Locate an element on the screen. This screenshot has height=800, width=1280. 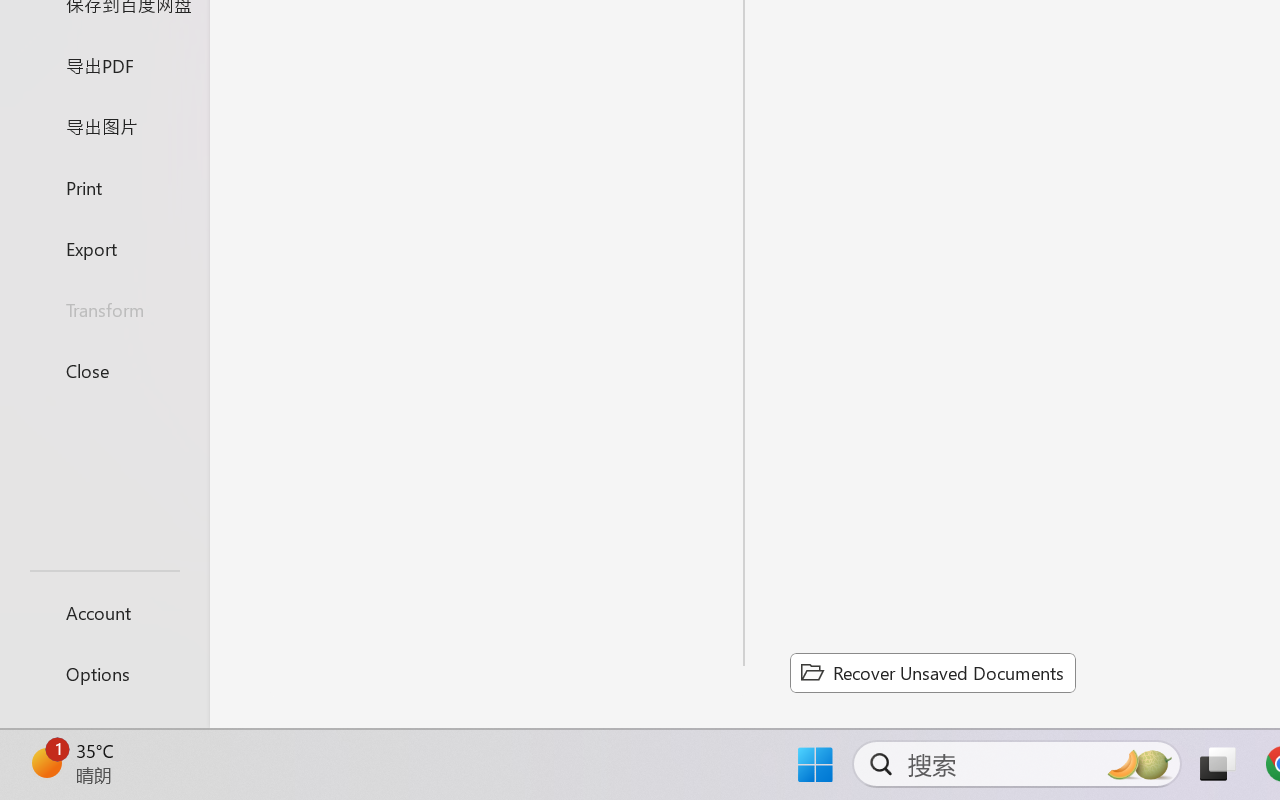
'Recover Unsaved Documents' is located at coordinates (932, 672).